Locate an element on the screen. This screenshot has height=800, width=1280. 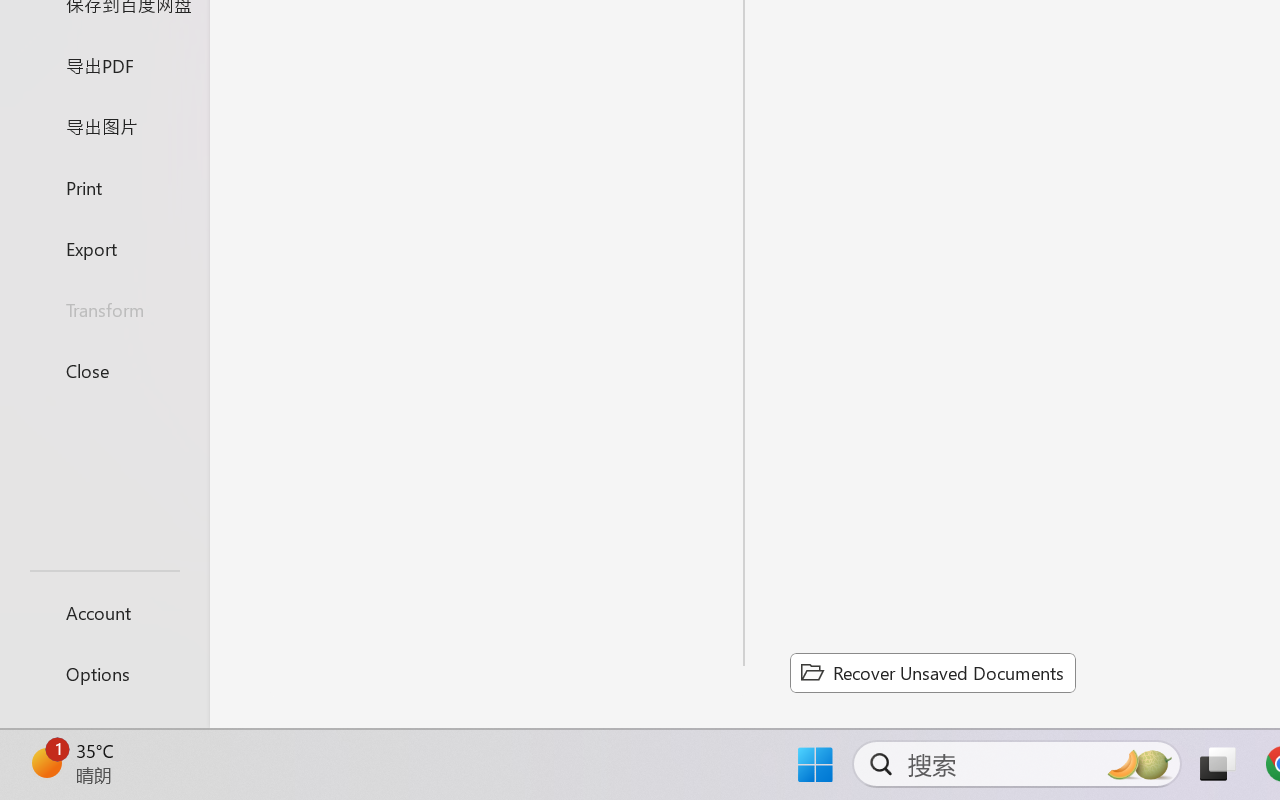
'Recover Unsaved Documents' is located at coordinates (932, 672).